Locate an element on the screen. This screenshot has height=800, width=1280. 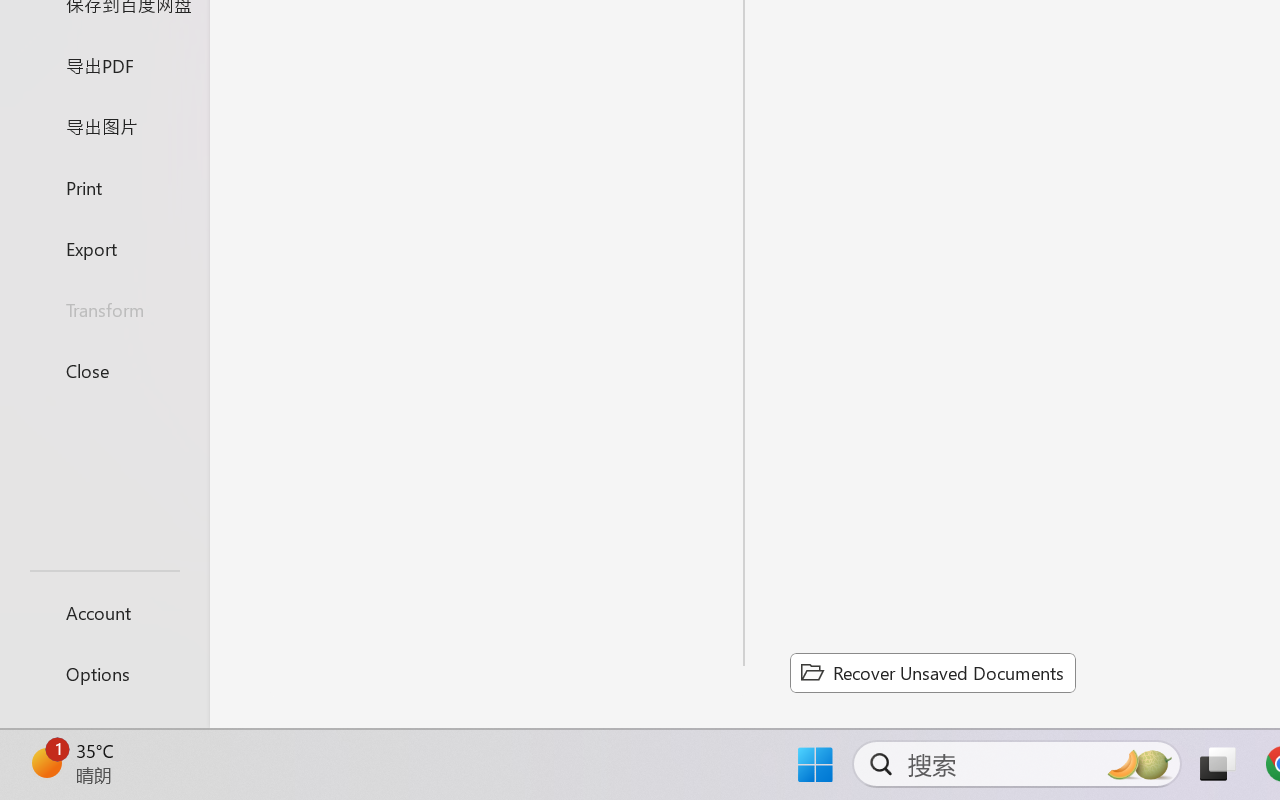
'Recover Unsaved Documents' is located at coordinates (932, 672).